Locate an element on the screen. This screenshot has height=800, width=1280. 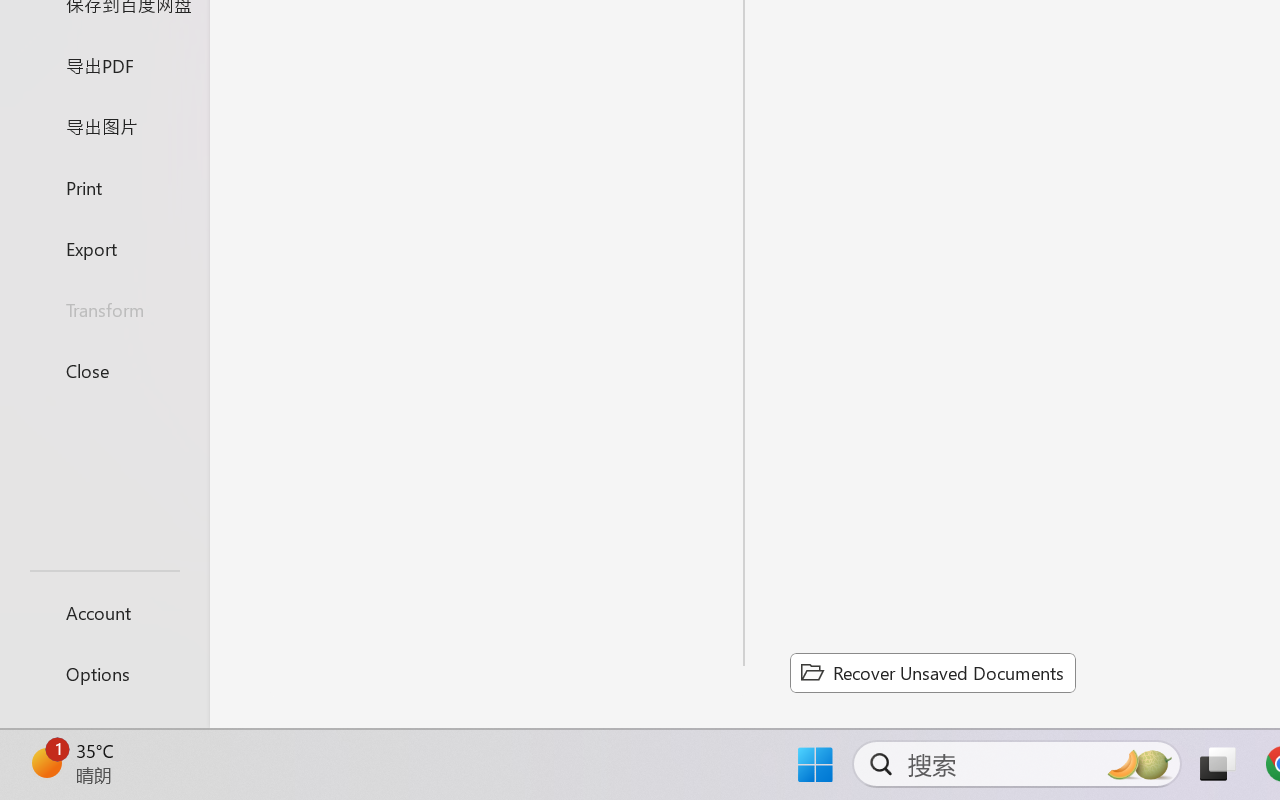
'Recover Unsaved Documents' is located at coordinates (932, 672).